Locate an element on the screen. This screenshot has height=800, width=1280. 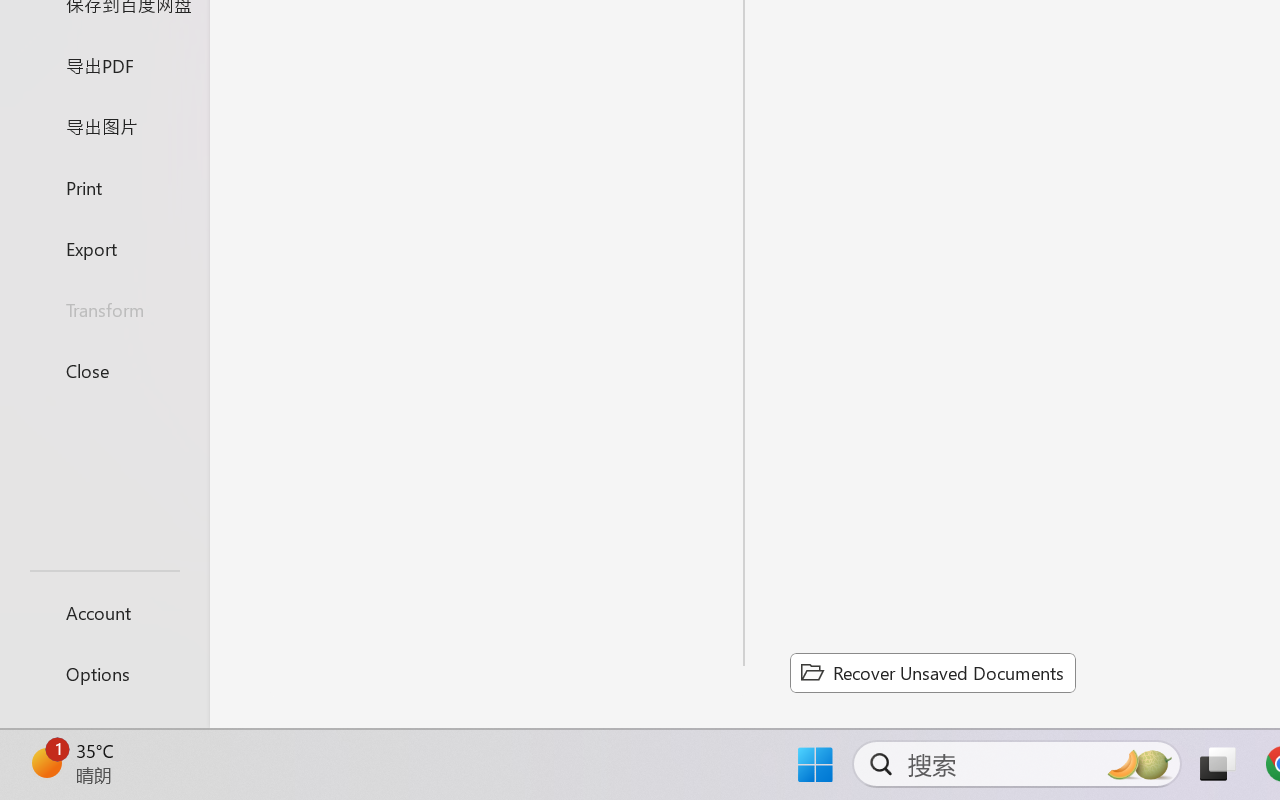
'Recover Unsaved Documents' is located at coordinates (932, 672).